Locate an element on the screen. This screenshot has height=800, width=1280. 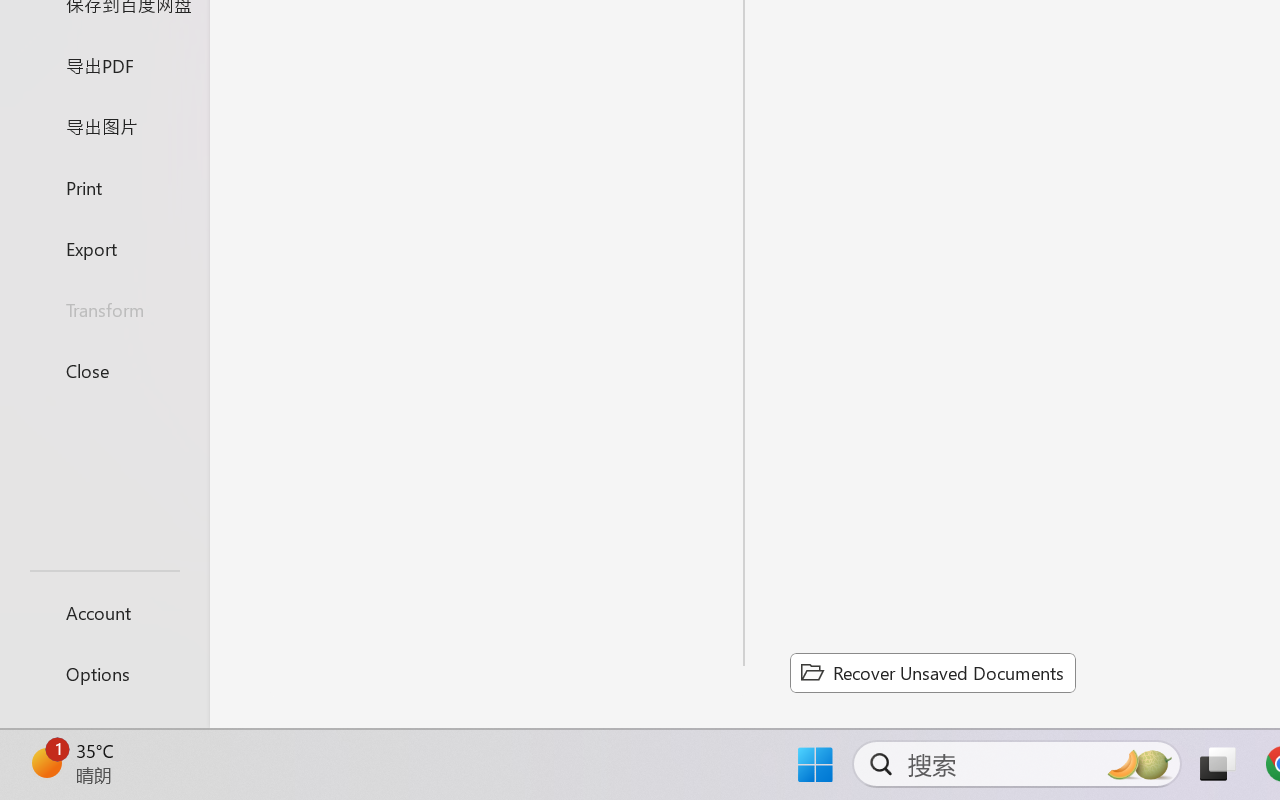
'Recover Unsaved Documents' is located at coordinates (932, 672).